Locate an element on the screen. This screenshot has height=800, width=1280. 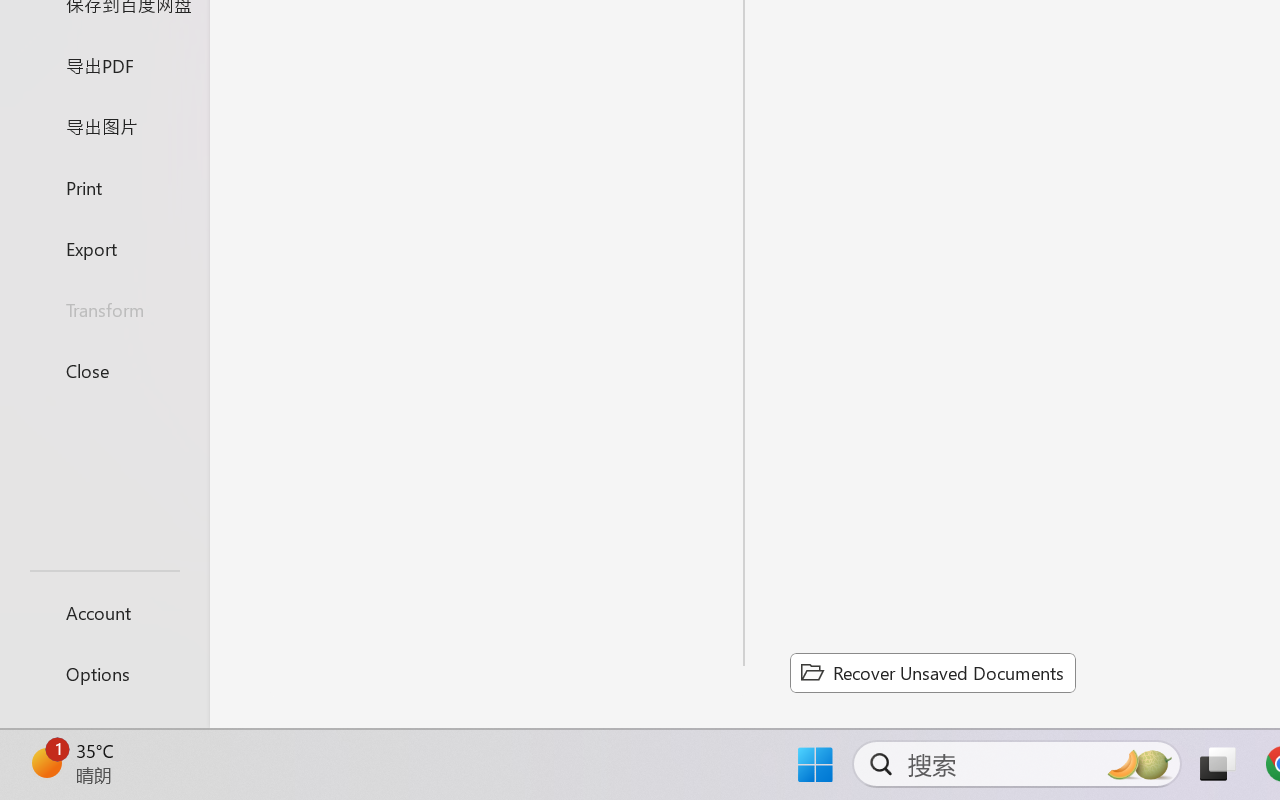
'Recover Unsaved Documents' is located at coordinates (932, 672).